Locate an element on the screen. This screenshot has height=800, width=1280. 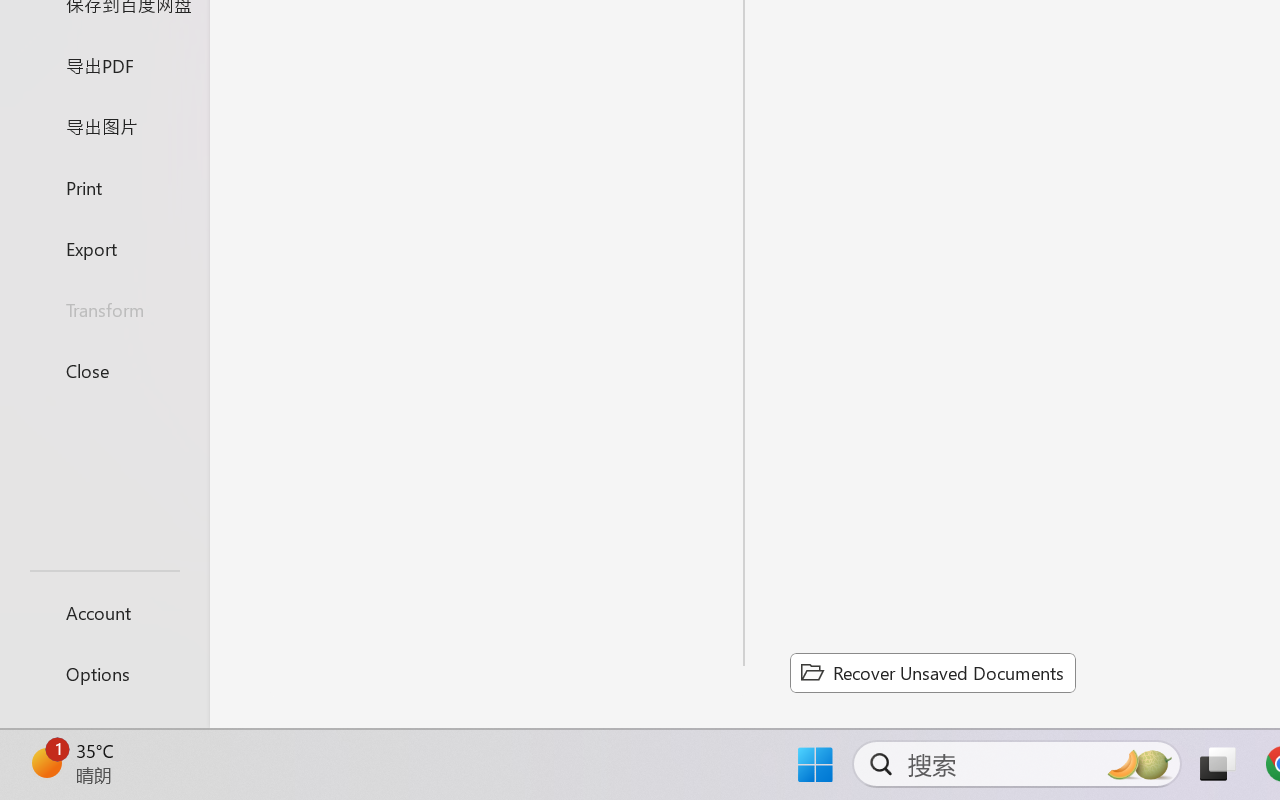
'Recover Unsaved Documents' is located at coordinates (932, 672).